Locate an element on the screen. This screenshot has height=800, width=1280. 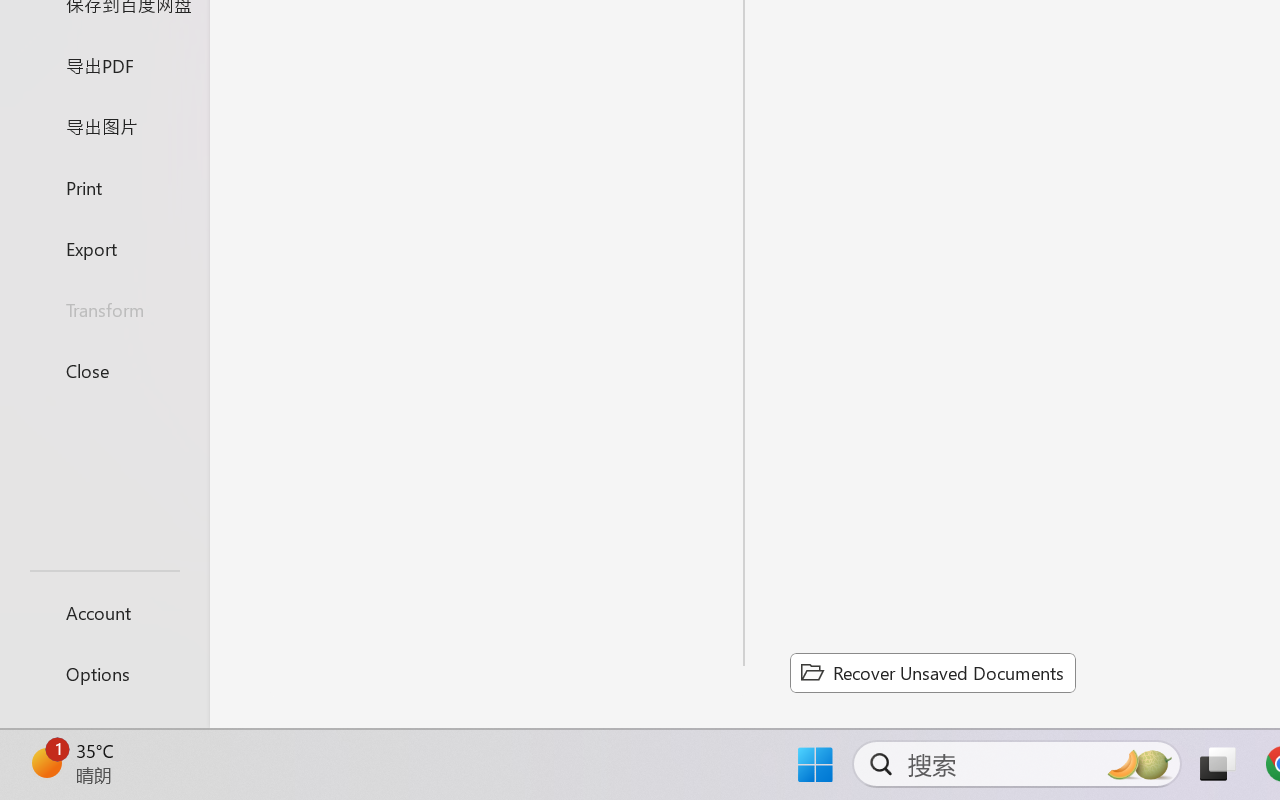
'Recover Unsaved Documents' is located at coordinates (932, 672).